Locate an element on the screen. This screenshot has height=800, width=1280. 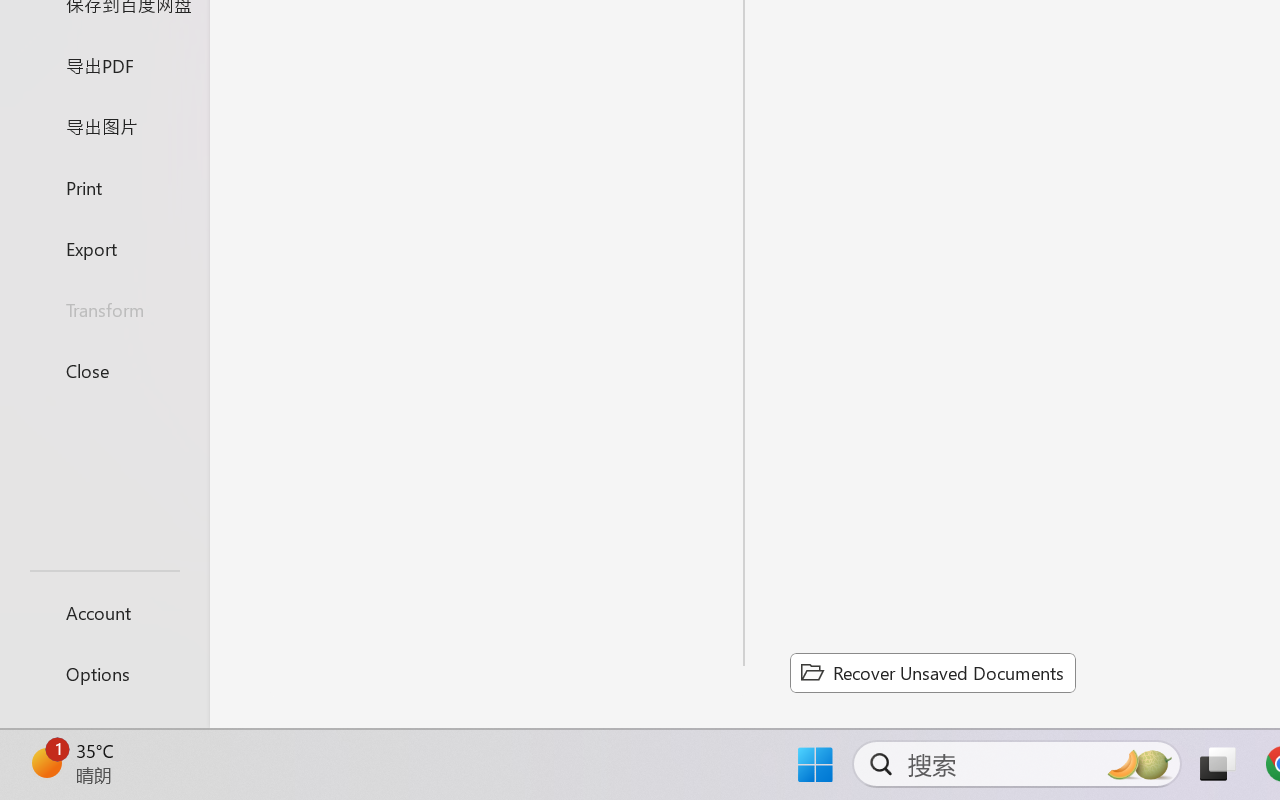
'Recover Unsaved Documents' is located at coordinates (932, 672).